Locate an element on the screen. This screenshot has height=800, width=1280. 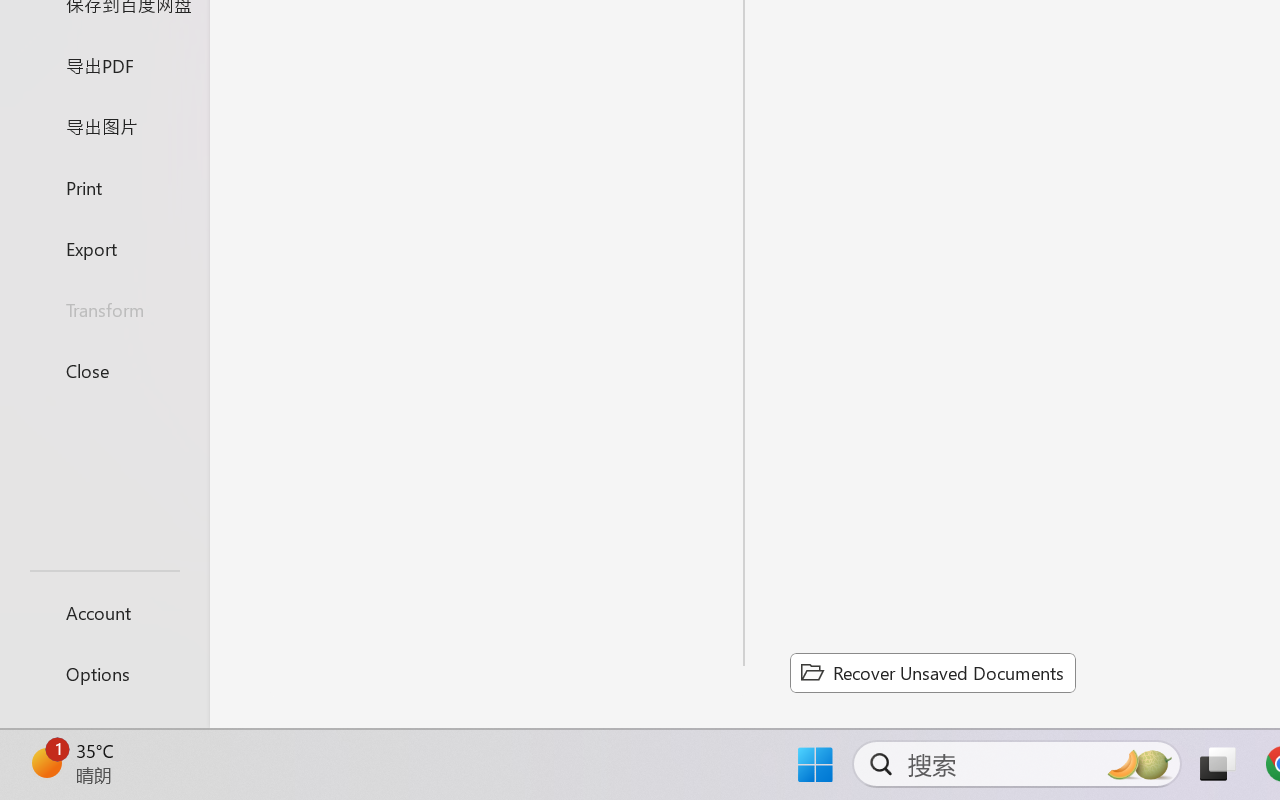
'Recover Unsaved Documents' is located at coordinates (932, 672).